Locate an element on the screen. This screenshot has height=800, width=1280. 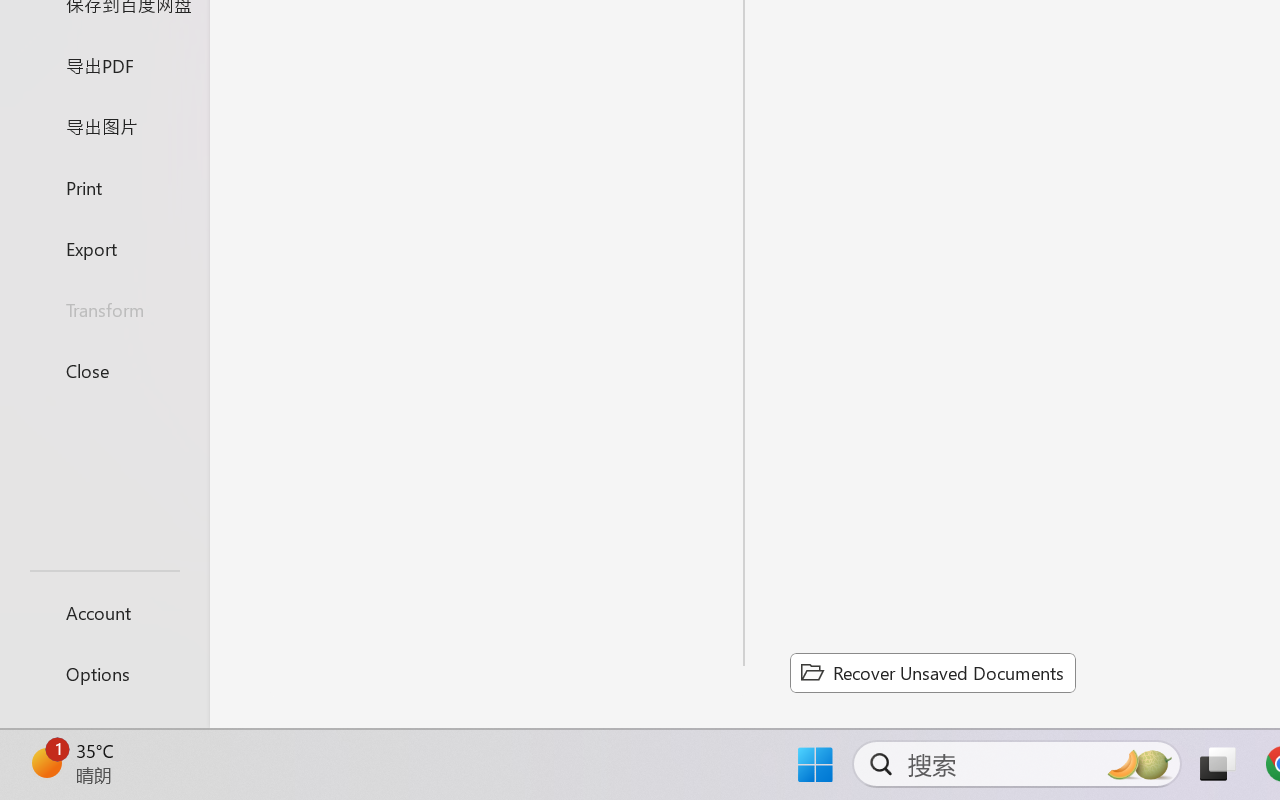
'Recover Unsaved Documents' is located at coordinates (932, 672).